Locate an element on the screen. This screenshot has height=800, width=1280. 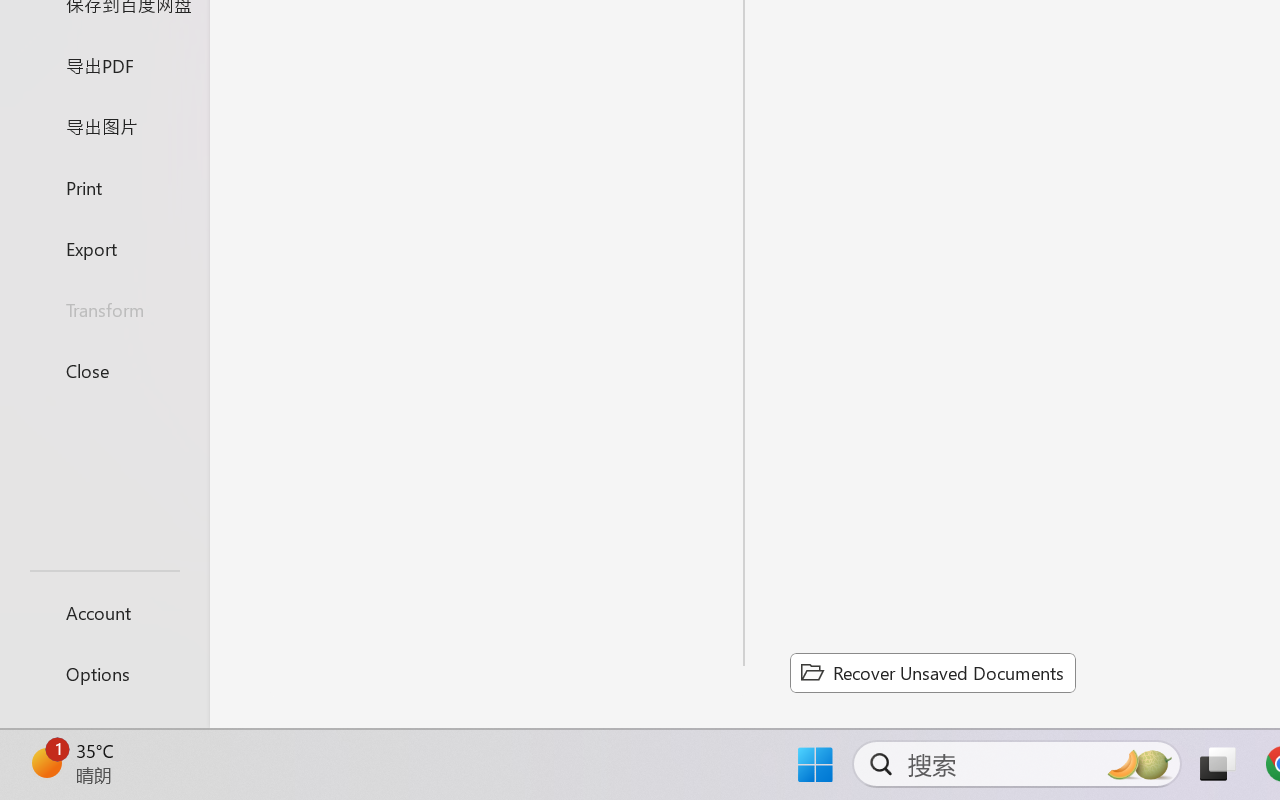
'Recover Unsaved Documents' is located at coordinates (932, 672).